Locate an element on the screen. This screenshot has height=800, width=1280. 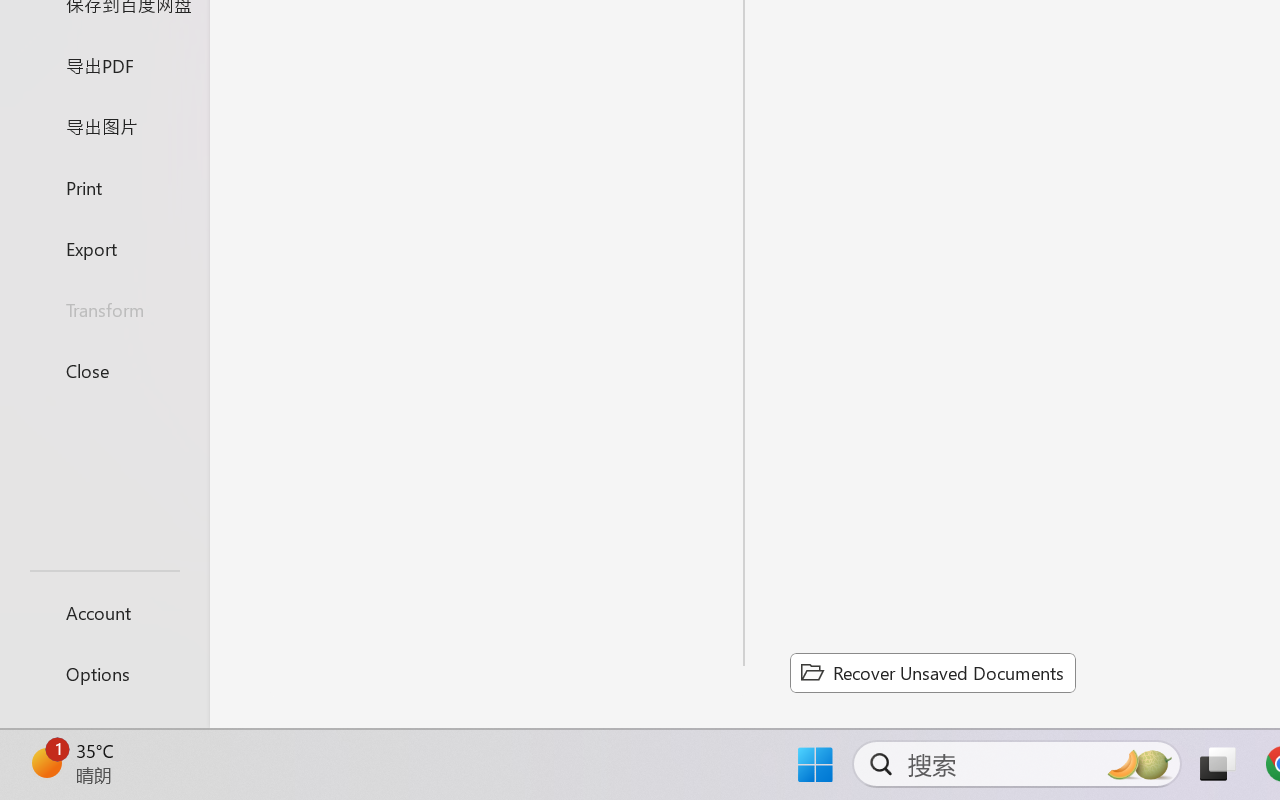
'Recover Unsaved Documents' is located at coordinates (932, 672).